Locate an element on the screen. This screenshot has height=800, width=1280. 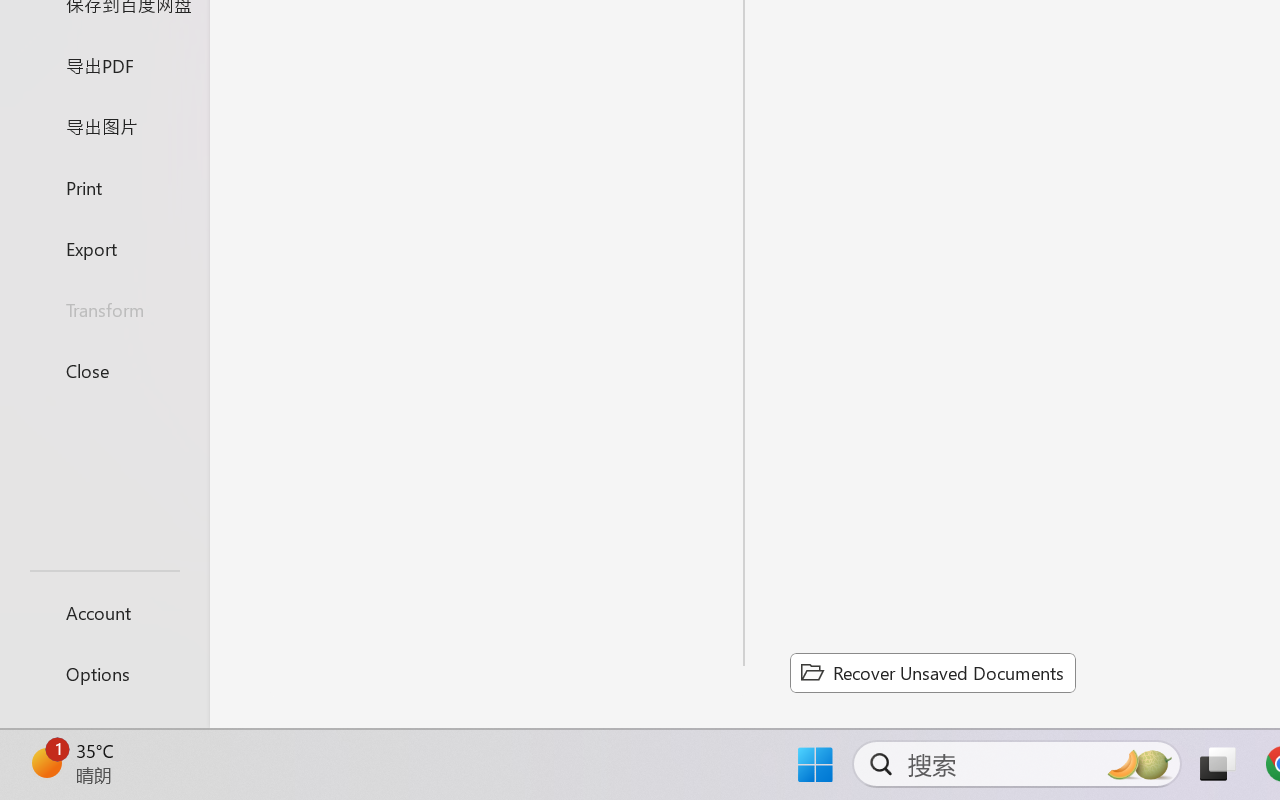
'Recover Unsaved Documents' is located at coordinates (932, 672).